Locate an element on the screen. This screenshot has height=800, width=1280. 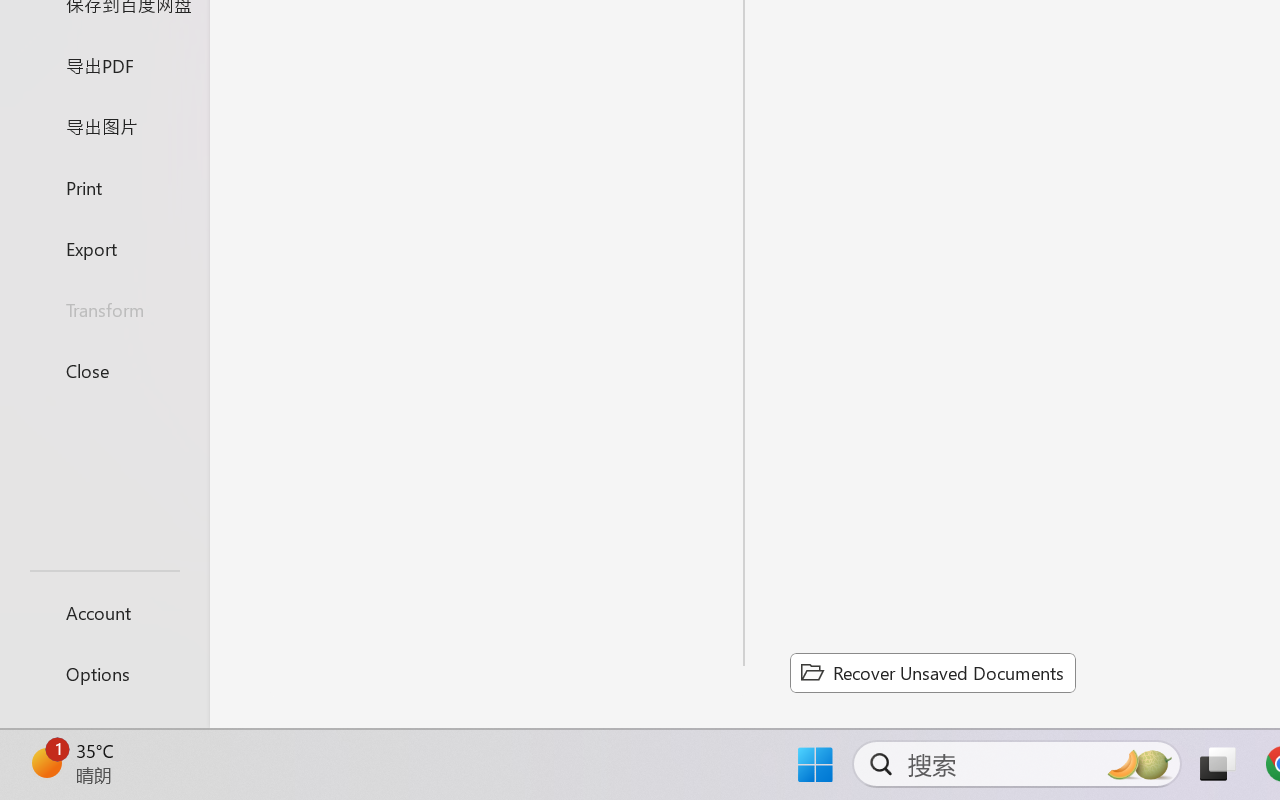
'Recover Unsaved Documents' is located at coordinates (932, 672).